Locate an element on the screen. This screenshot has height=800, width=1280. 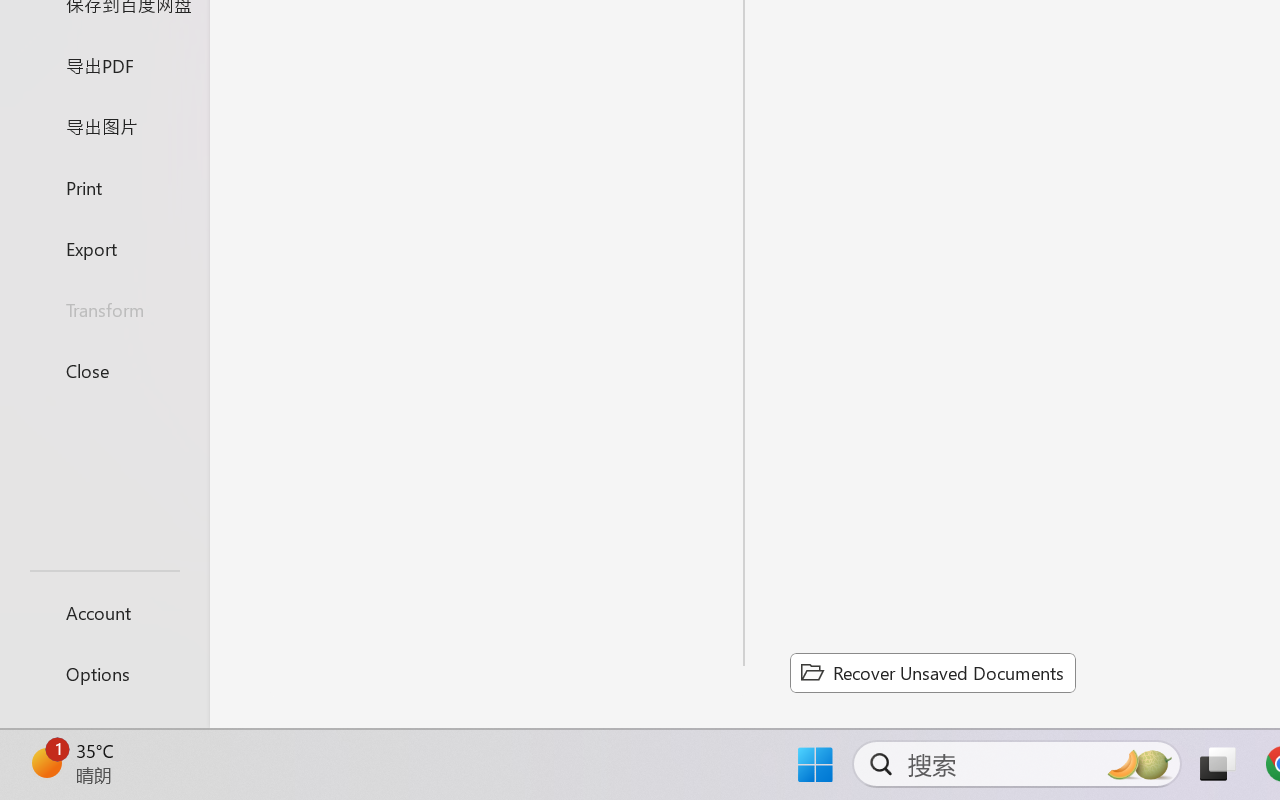
'Recover Unsaved Documents' is located at coordinates (932, 672).